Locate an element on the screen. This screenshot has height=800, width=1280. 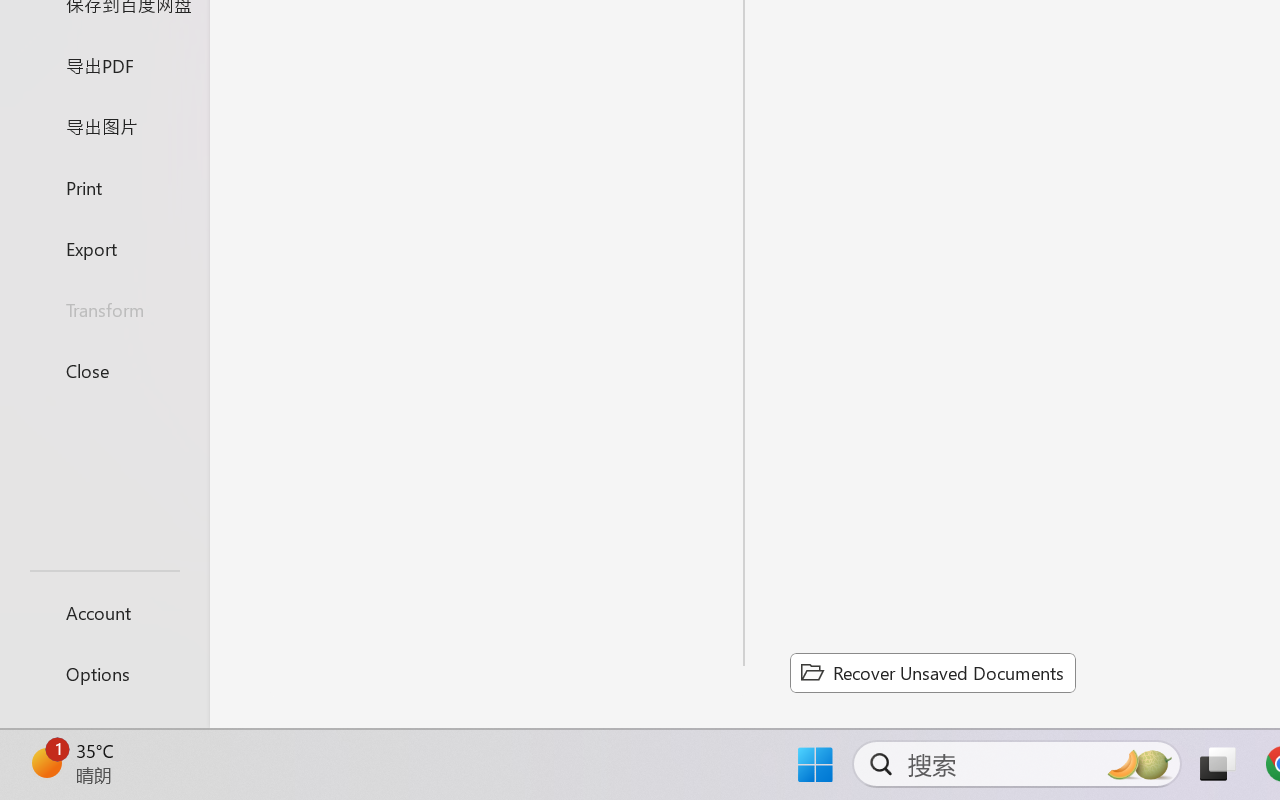
'Recover Unsaved Documents' is located at coordinates (932, 672).